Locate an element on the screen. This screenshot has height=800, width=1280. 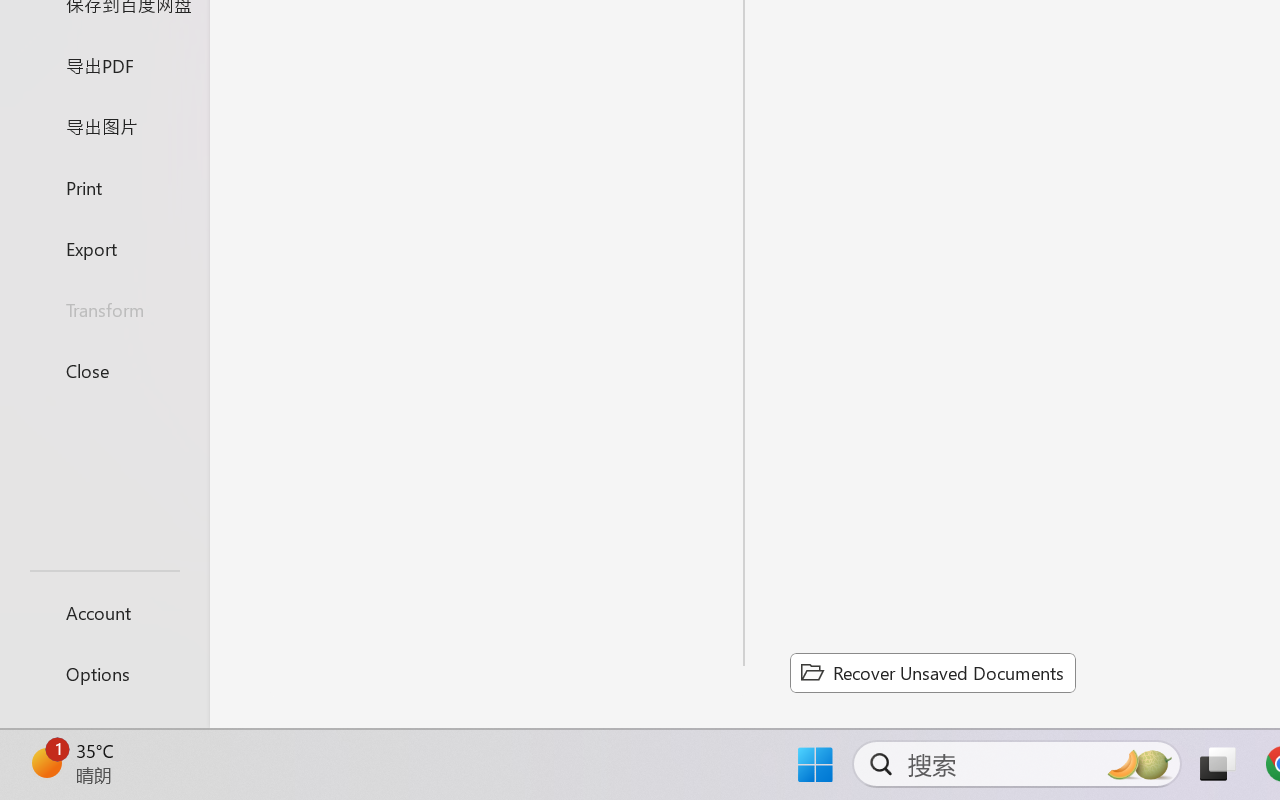
'Recover Unsaved Documents' is located at coordinates (932, 672).